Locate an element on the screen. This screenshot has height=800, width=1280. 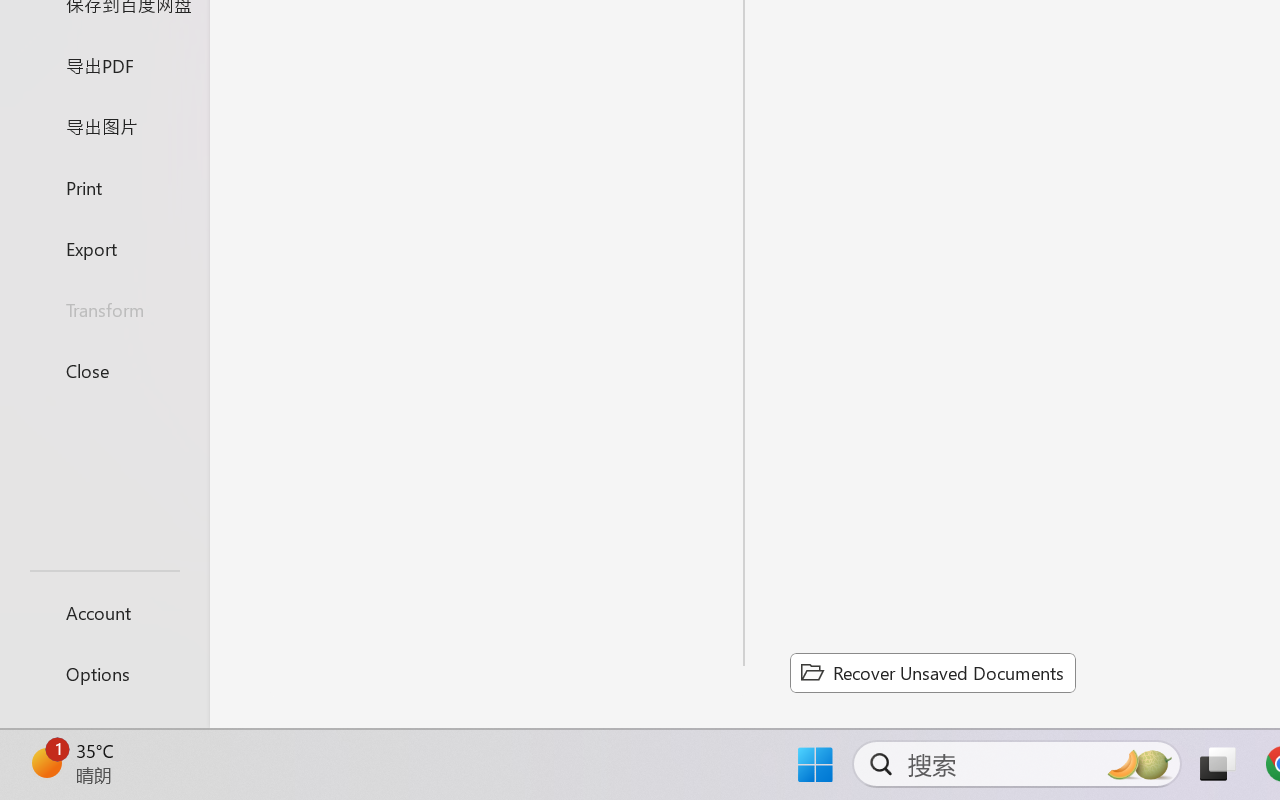
'Recover Unsaved Documents' is located at coordinates (932, 672).